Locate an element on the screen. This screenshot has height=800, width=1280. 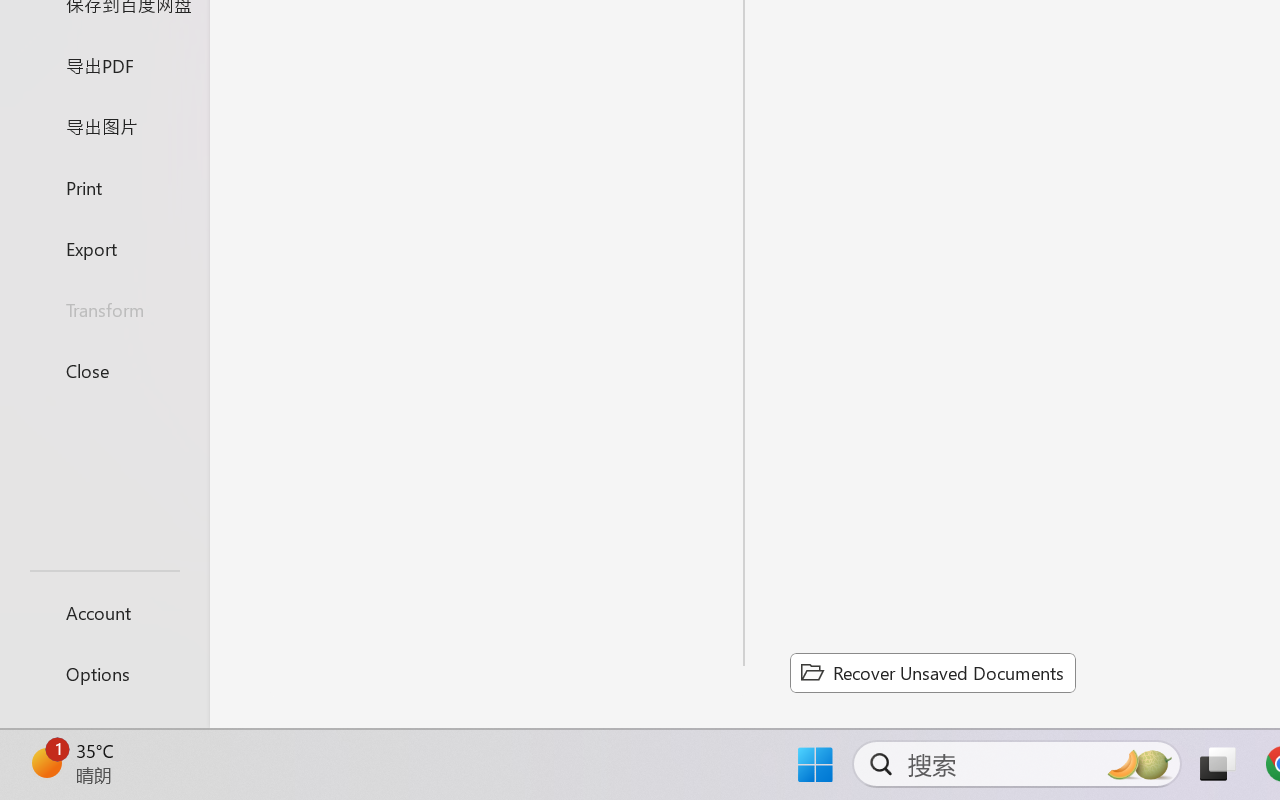
'Recover Unsaved Documents' is located at coordinates (932, 672).